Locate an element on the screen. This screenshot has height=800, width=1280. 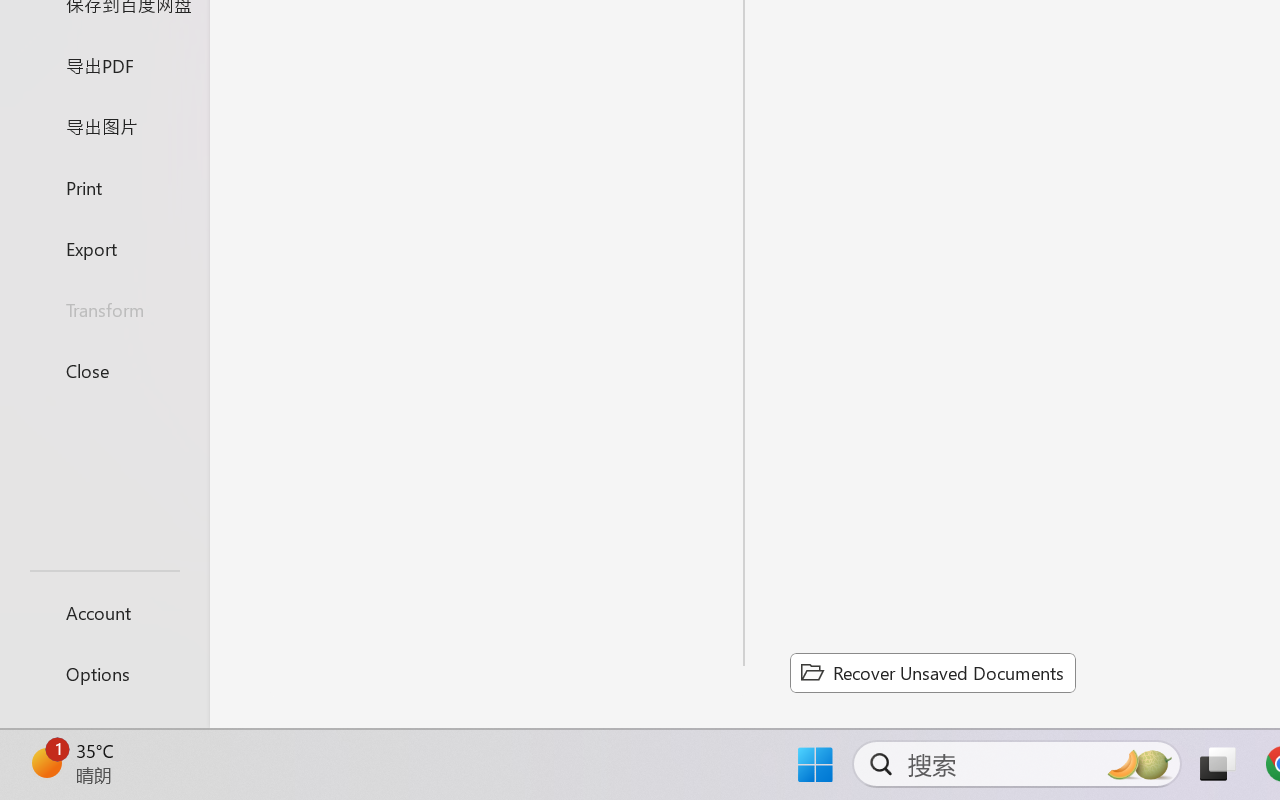
'Recover Unsaved Documents' is located at coordinates (932, 672).